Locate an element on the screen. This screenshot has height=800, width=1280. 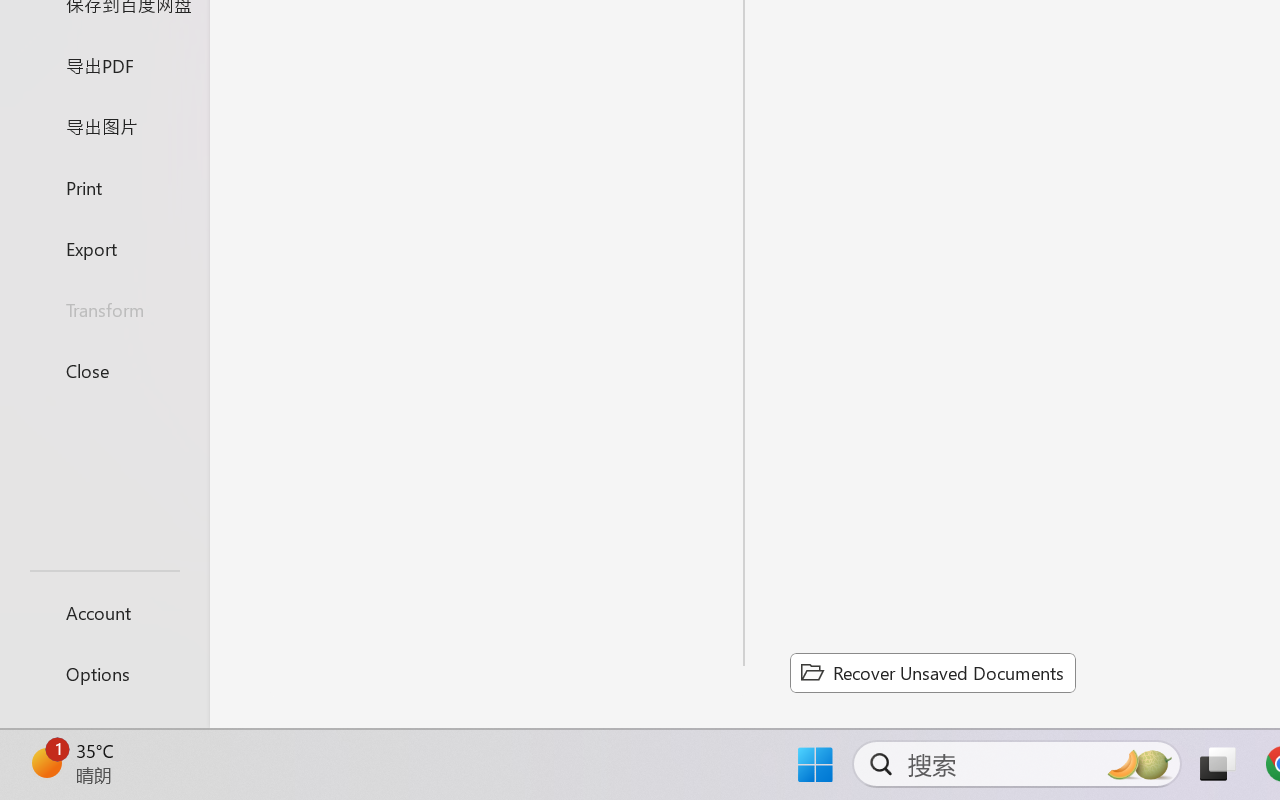
'Recover Unsaved Documents' is located at coordinates (932, 672).